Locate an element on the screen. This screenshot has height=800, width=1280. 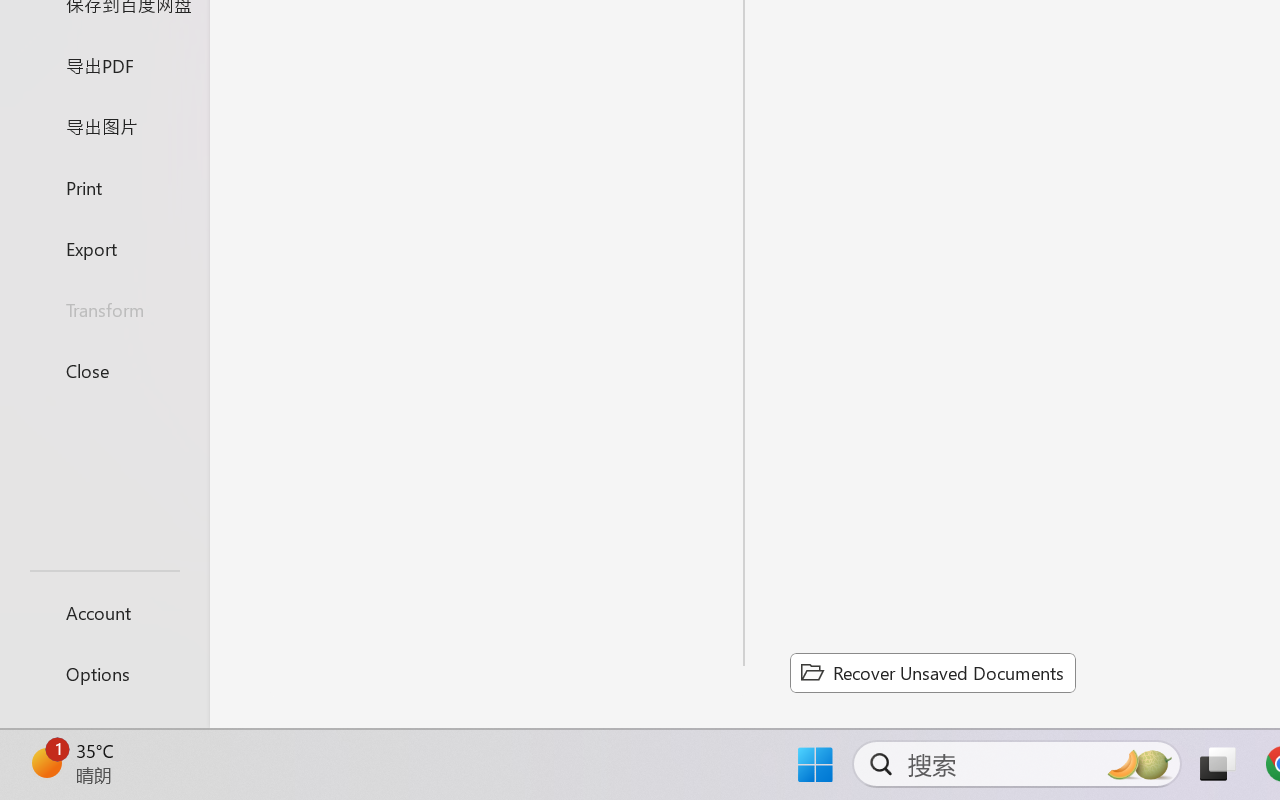
'Recover Unsaved Documents' is located at coordinates (932, 672).